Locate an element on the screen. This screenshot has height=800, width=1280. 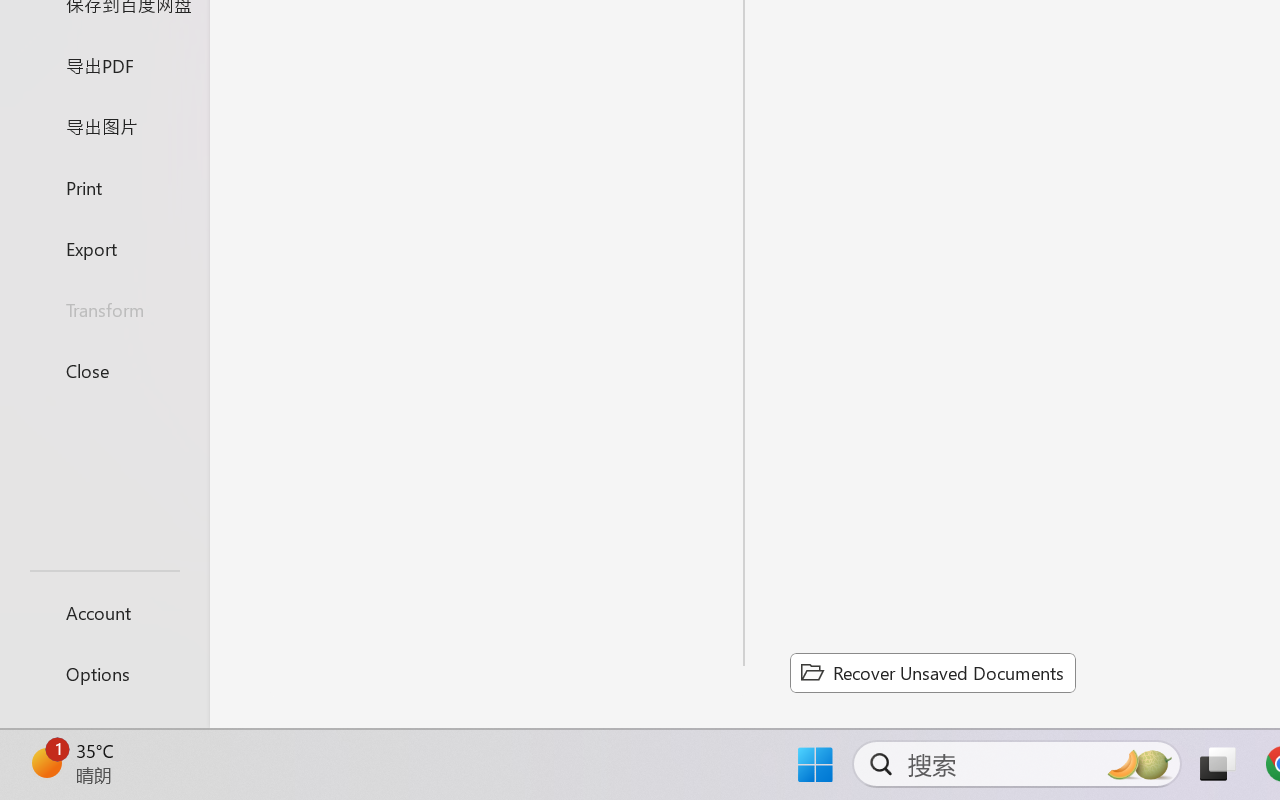
'Recover Unsaved Documents' is located at coordinates (932, 672).